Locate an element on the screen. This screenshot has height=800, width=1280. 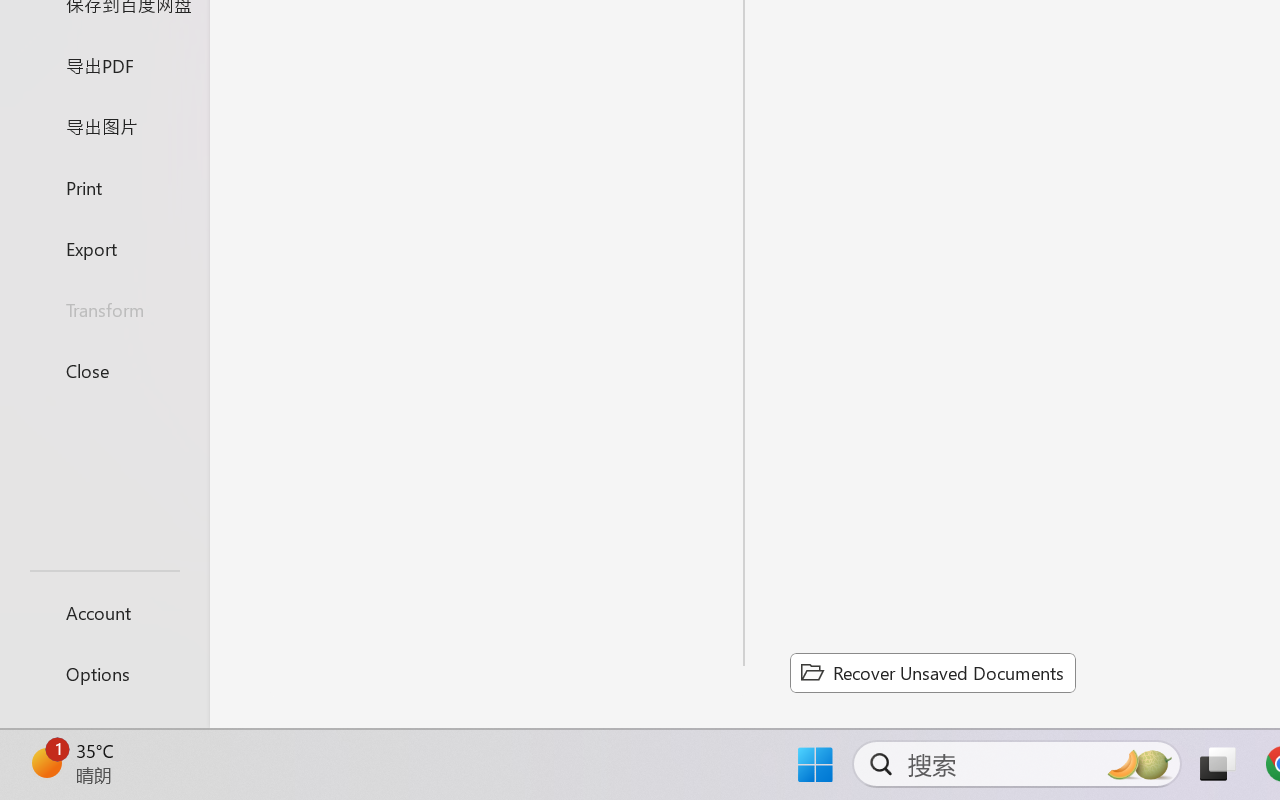
'Recover Unsaved Documents' is located at coordinates (932, 672).